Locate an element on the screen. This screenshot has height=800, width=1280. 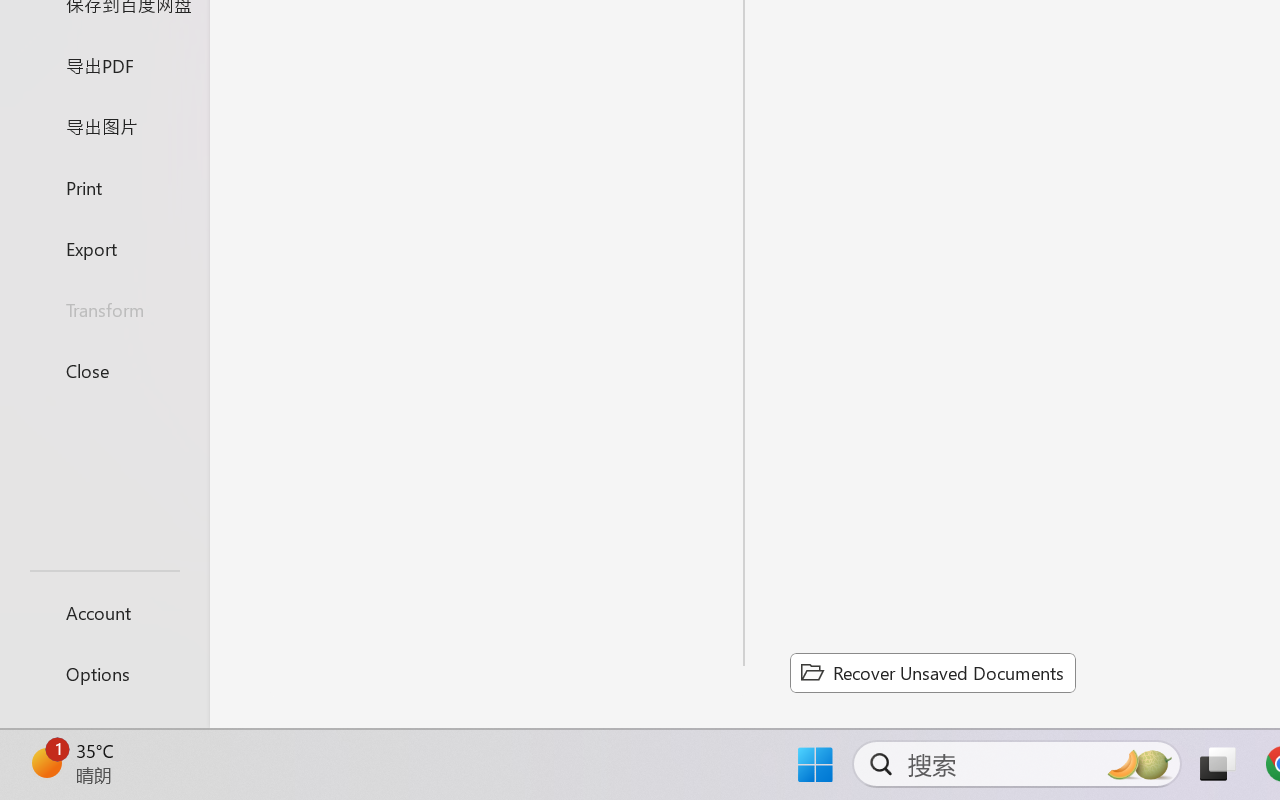
'Recover Unsaved Documents' is located at coordinates (932, 672).